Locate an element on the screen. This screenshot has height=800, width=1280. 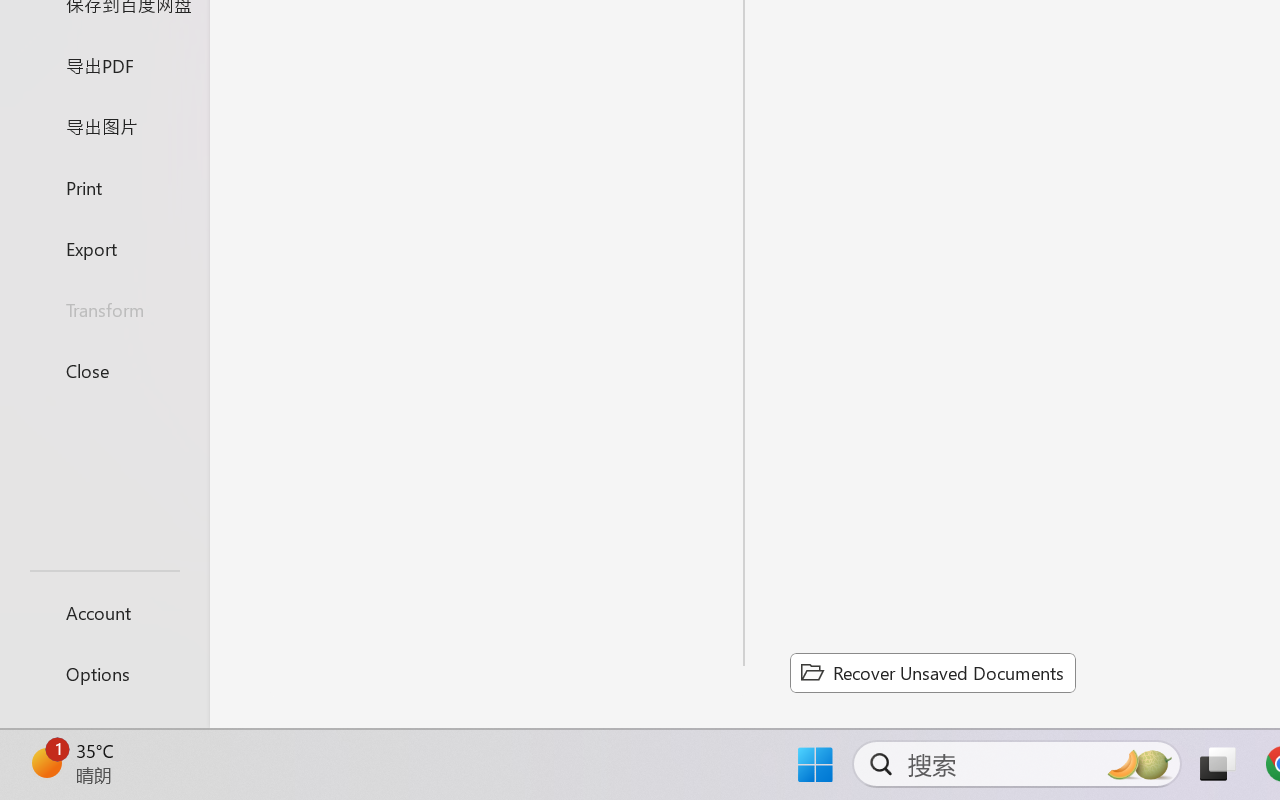
'Recover Unsaved Documents' is located at coordinates (932, 672).